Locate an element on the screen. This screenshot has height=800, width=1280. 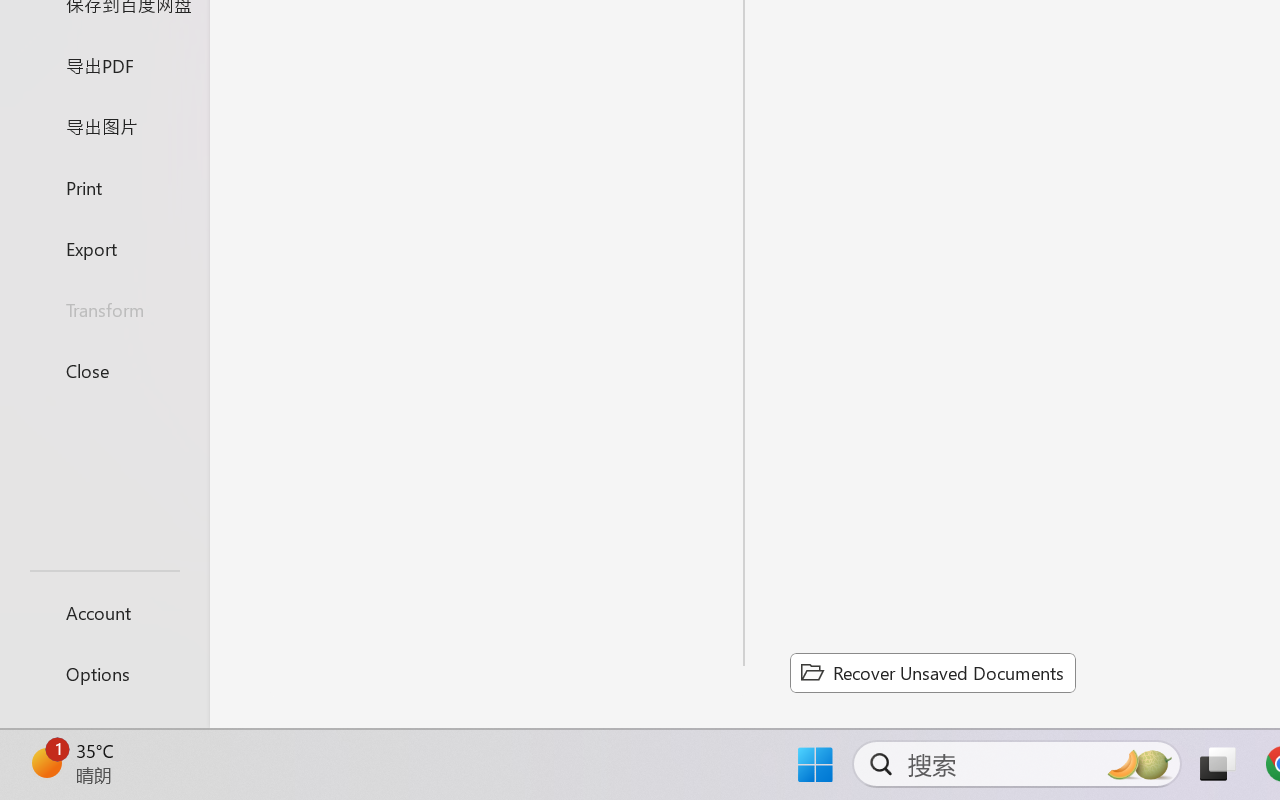
'Recover Unsaved Documents' is located at coordinates (932, 672).